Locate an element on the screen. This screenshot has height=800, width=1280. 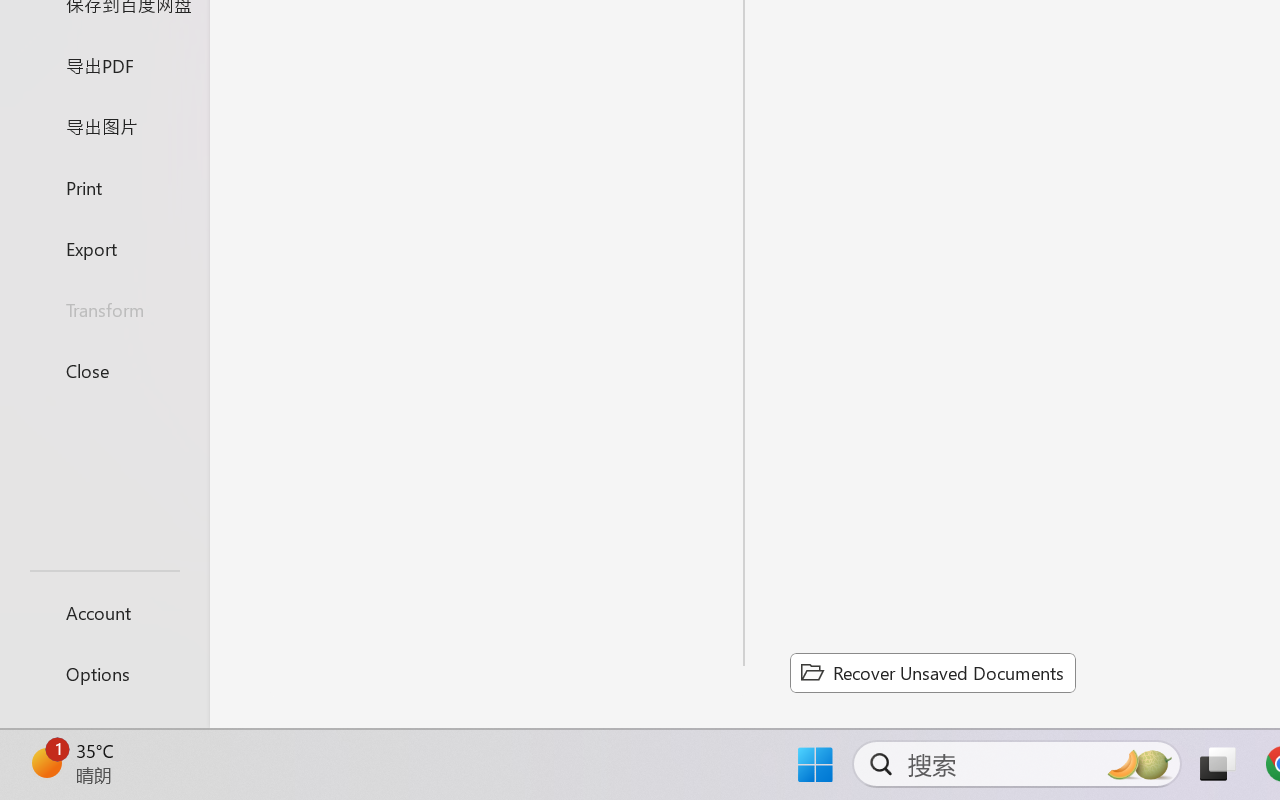
'Recover Unsaved Documents' is located at coordinates (932, 672).